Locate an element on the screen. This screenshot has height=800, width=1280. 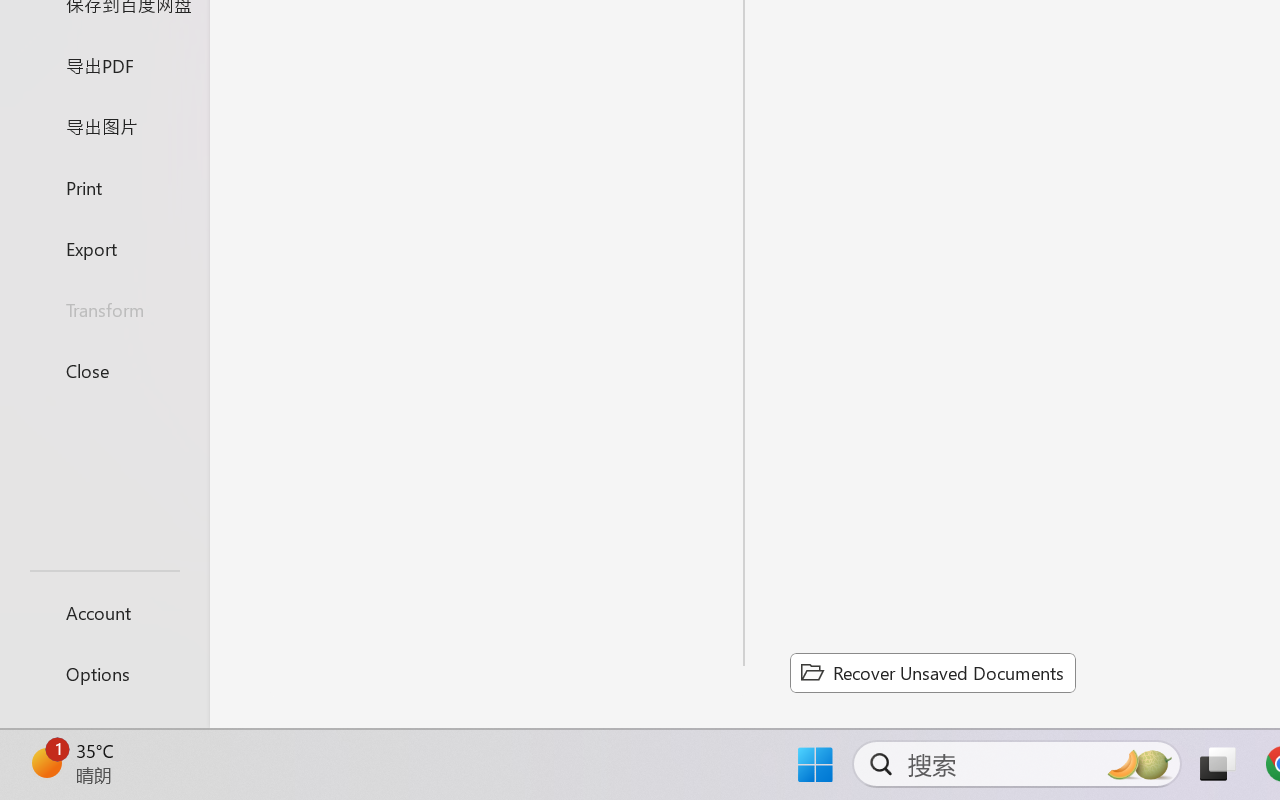
'Recover Unsaved Documents' is located at coordinates (932, 672).